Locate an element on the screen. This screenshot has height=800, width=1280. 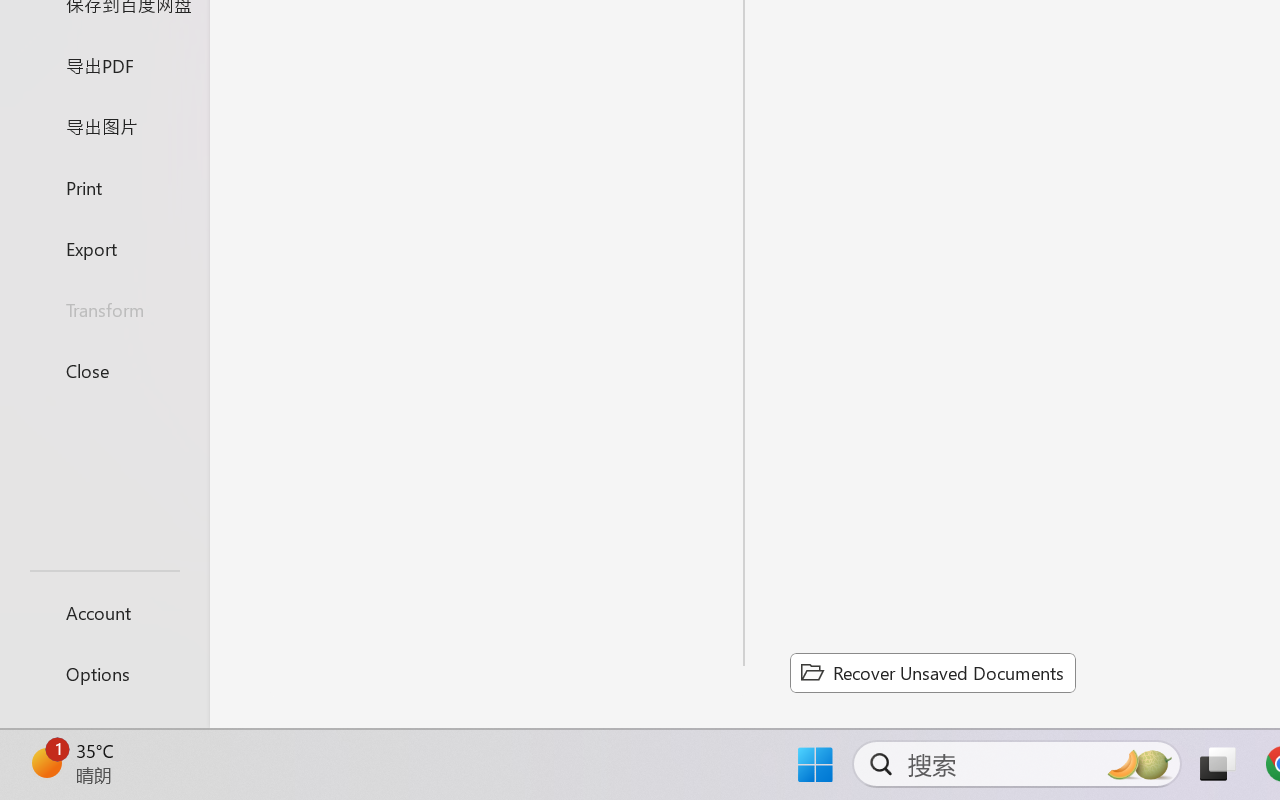
'Recover Unsaved Documents' is located at coordinates (932, 672).